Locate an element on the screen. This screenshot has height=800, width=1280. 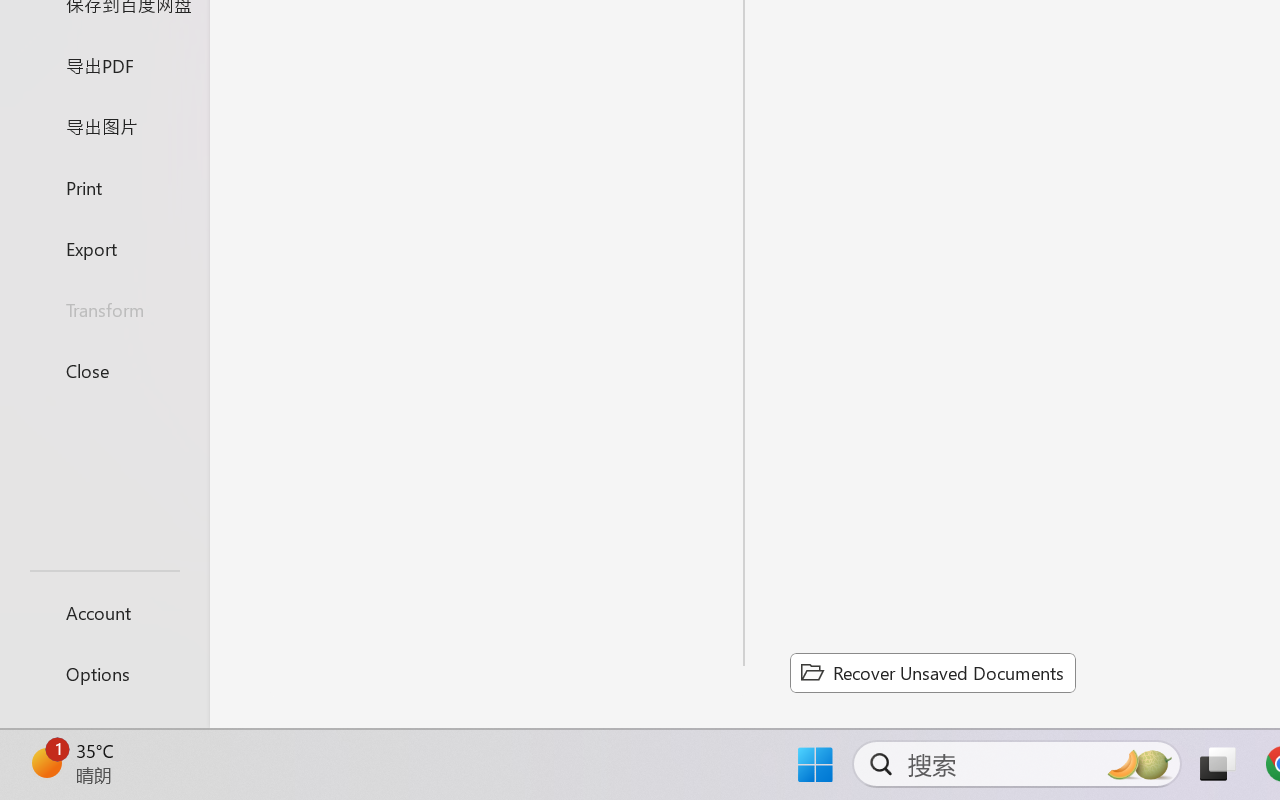
'Recover Unsaved Documents' is located at coordinates (932, 672).